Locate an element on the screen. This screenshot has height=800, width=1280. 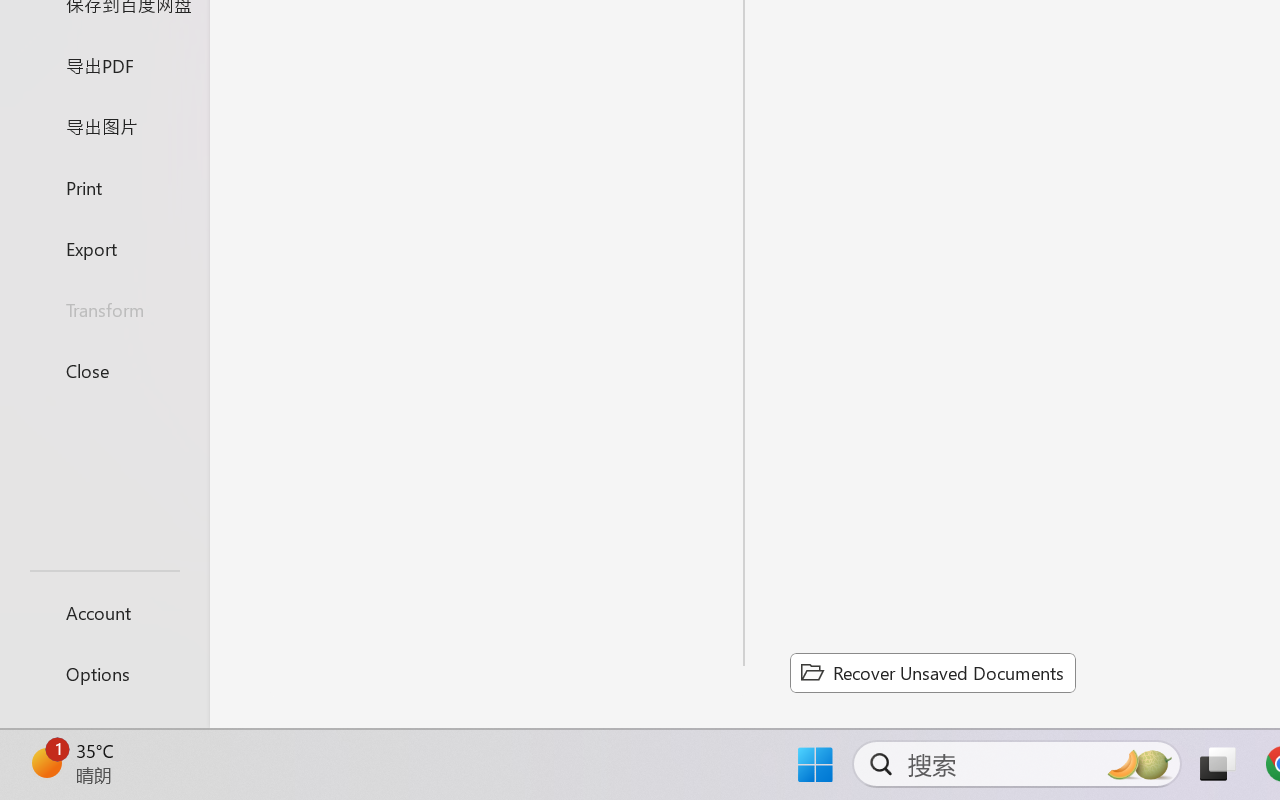
'Recover Unsaved Documents' is located at coordinates (932, 672).